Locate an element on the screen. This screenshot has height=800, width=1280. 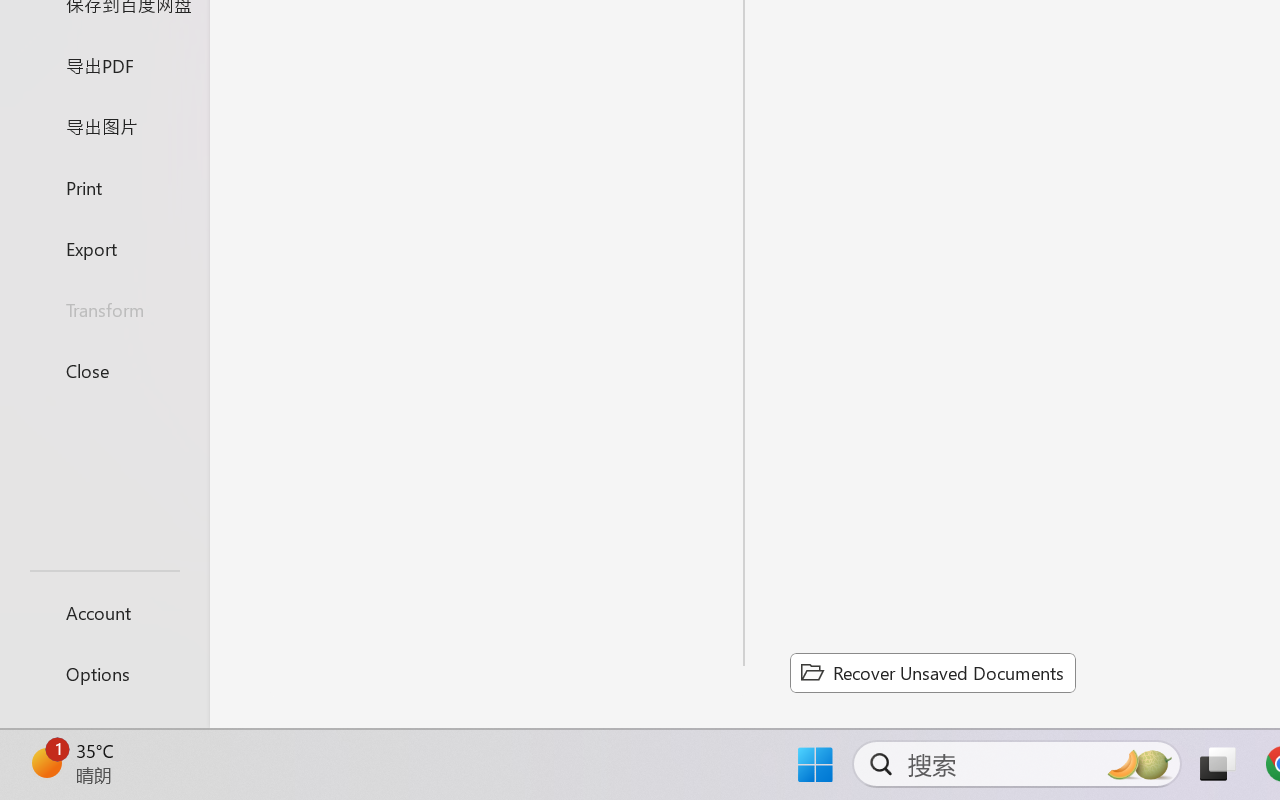
'Recover Unsaved Documents' is located at coordinates (932, 672).